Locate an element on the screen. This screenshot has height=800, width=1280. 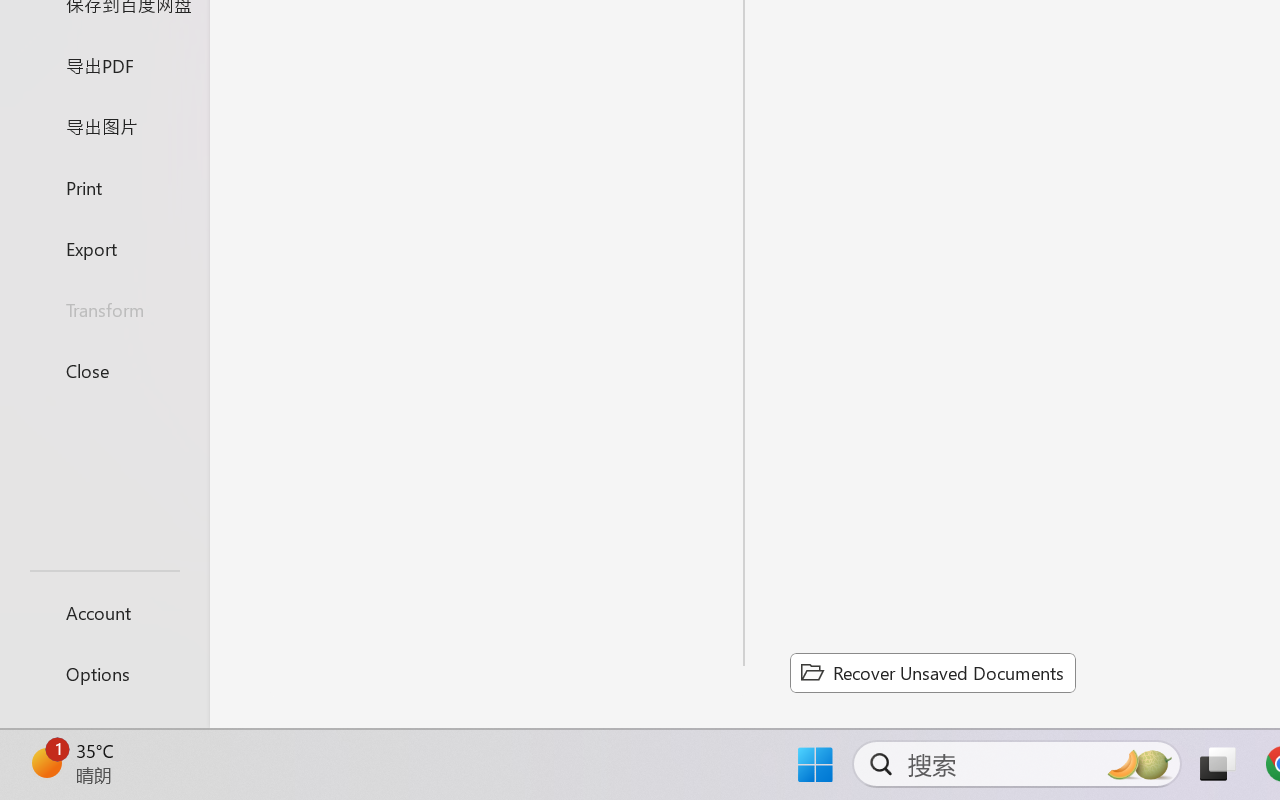
'Recover Unsaved Documents' is located at coordinates (932, 672).